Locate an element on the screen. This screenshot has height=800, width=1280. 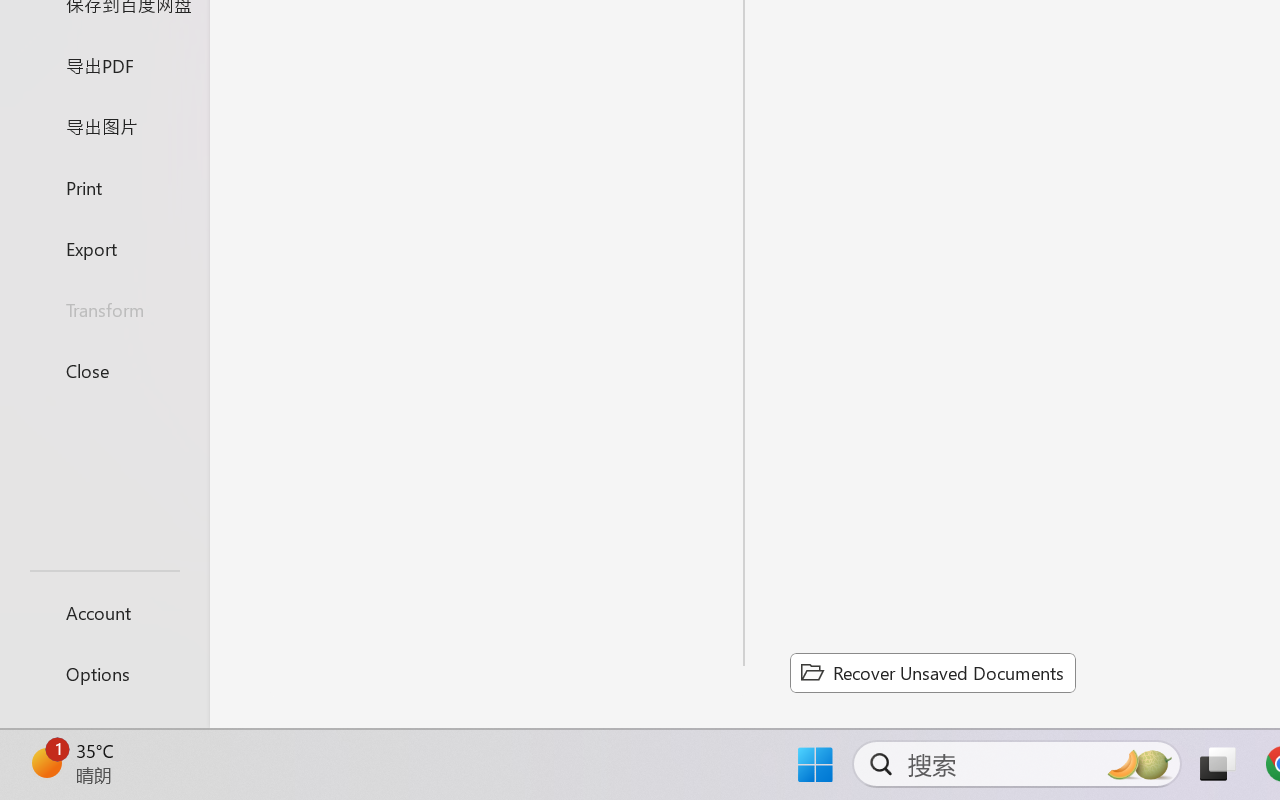
'Recover Unsaved Documents' is located at coordinates (932, 672).